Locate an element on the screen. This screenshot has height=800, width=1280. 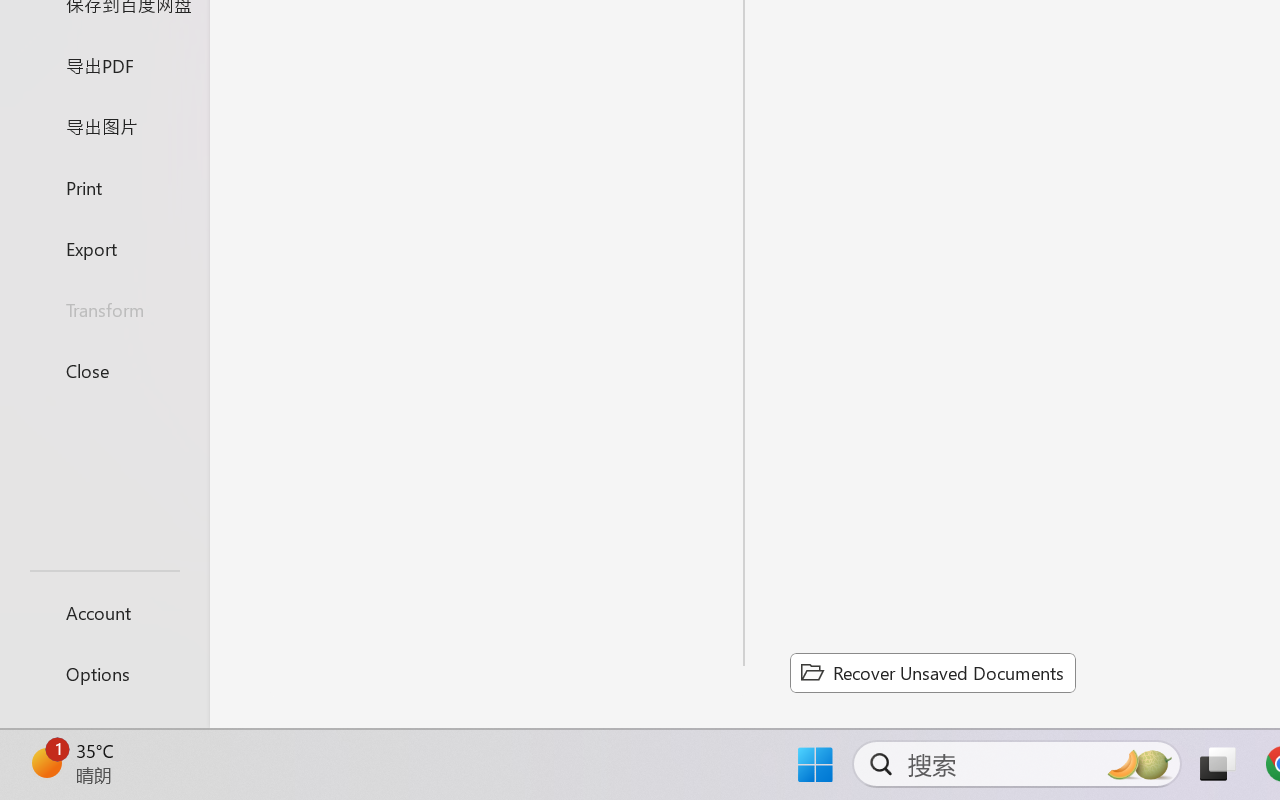
'Recover Unsaved Documents' is located at coordinates (932, 672).